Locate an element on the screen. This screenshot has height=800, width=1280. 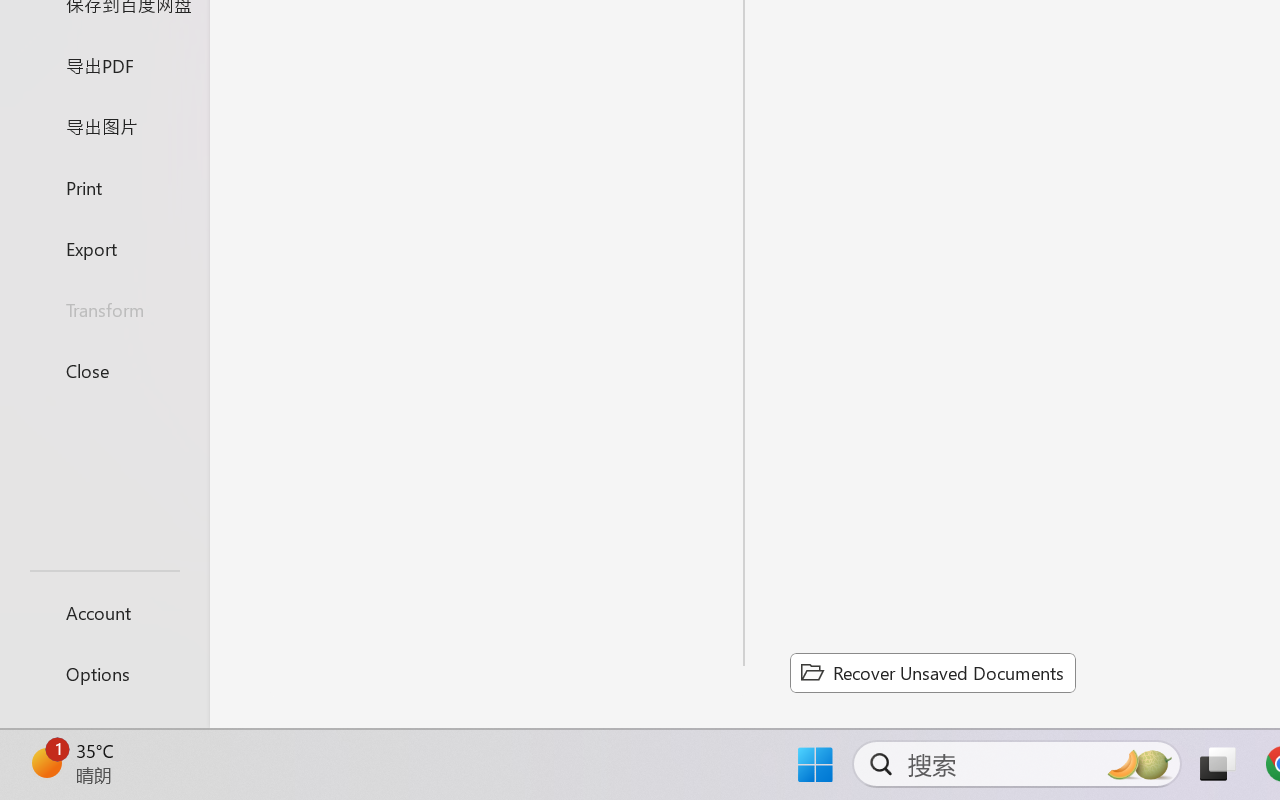
'Recover Unsaved Documents' is located at coordinates (932, 672).